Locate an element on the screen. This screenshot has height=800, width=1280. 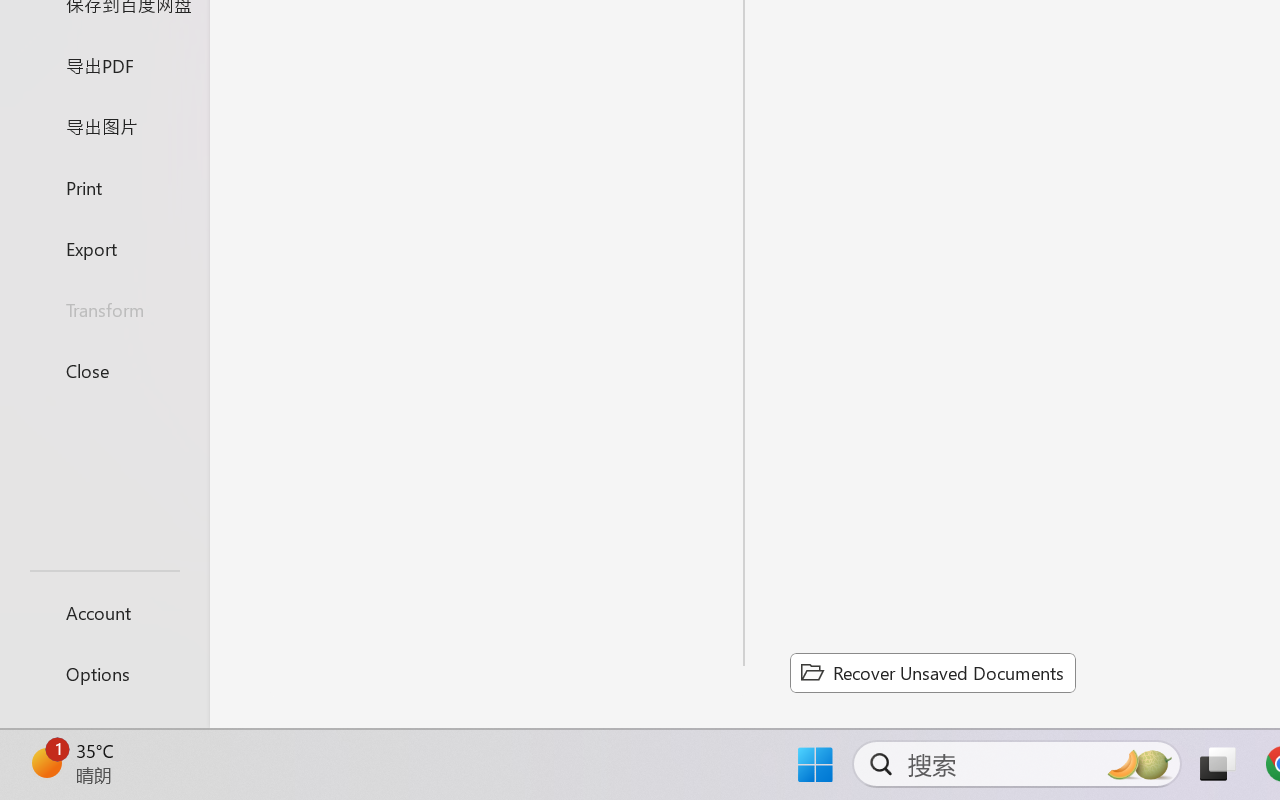
'Recover Unsaved Documents' is located at coordinates (932, 672).